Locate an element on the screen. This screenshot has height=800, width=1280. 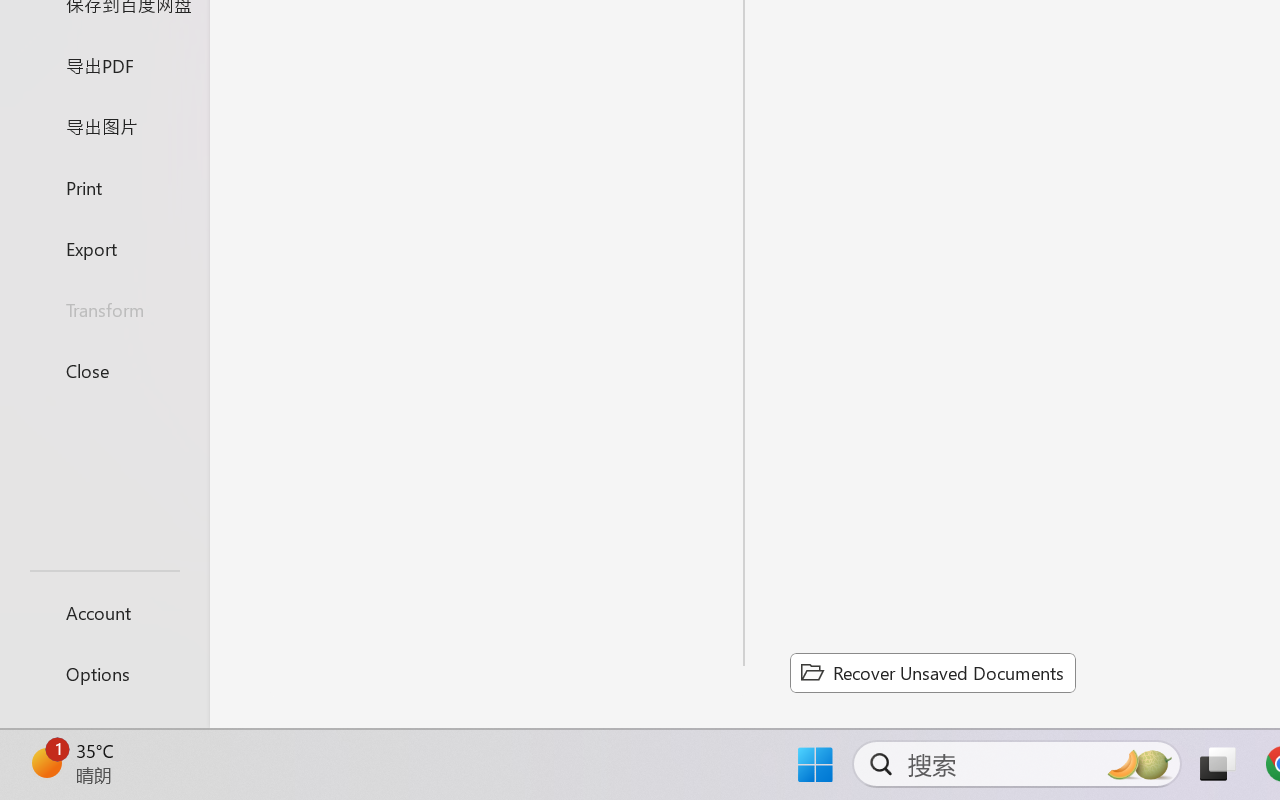
'Recover Unsaved Documents' is located at coordinates (932, 672).